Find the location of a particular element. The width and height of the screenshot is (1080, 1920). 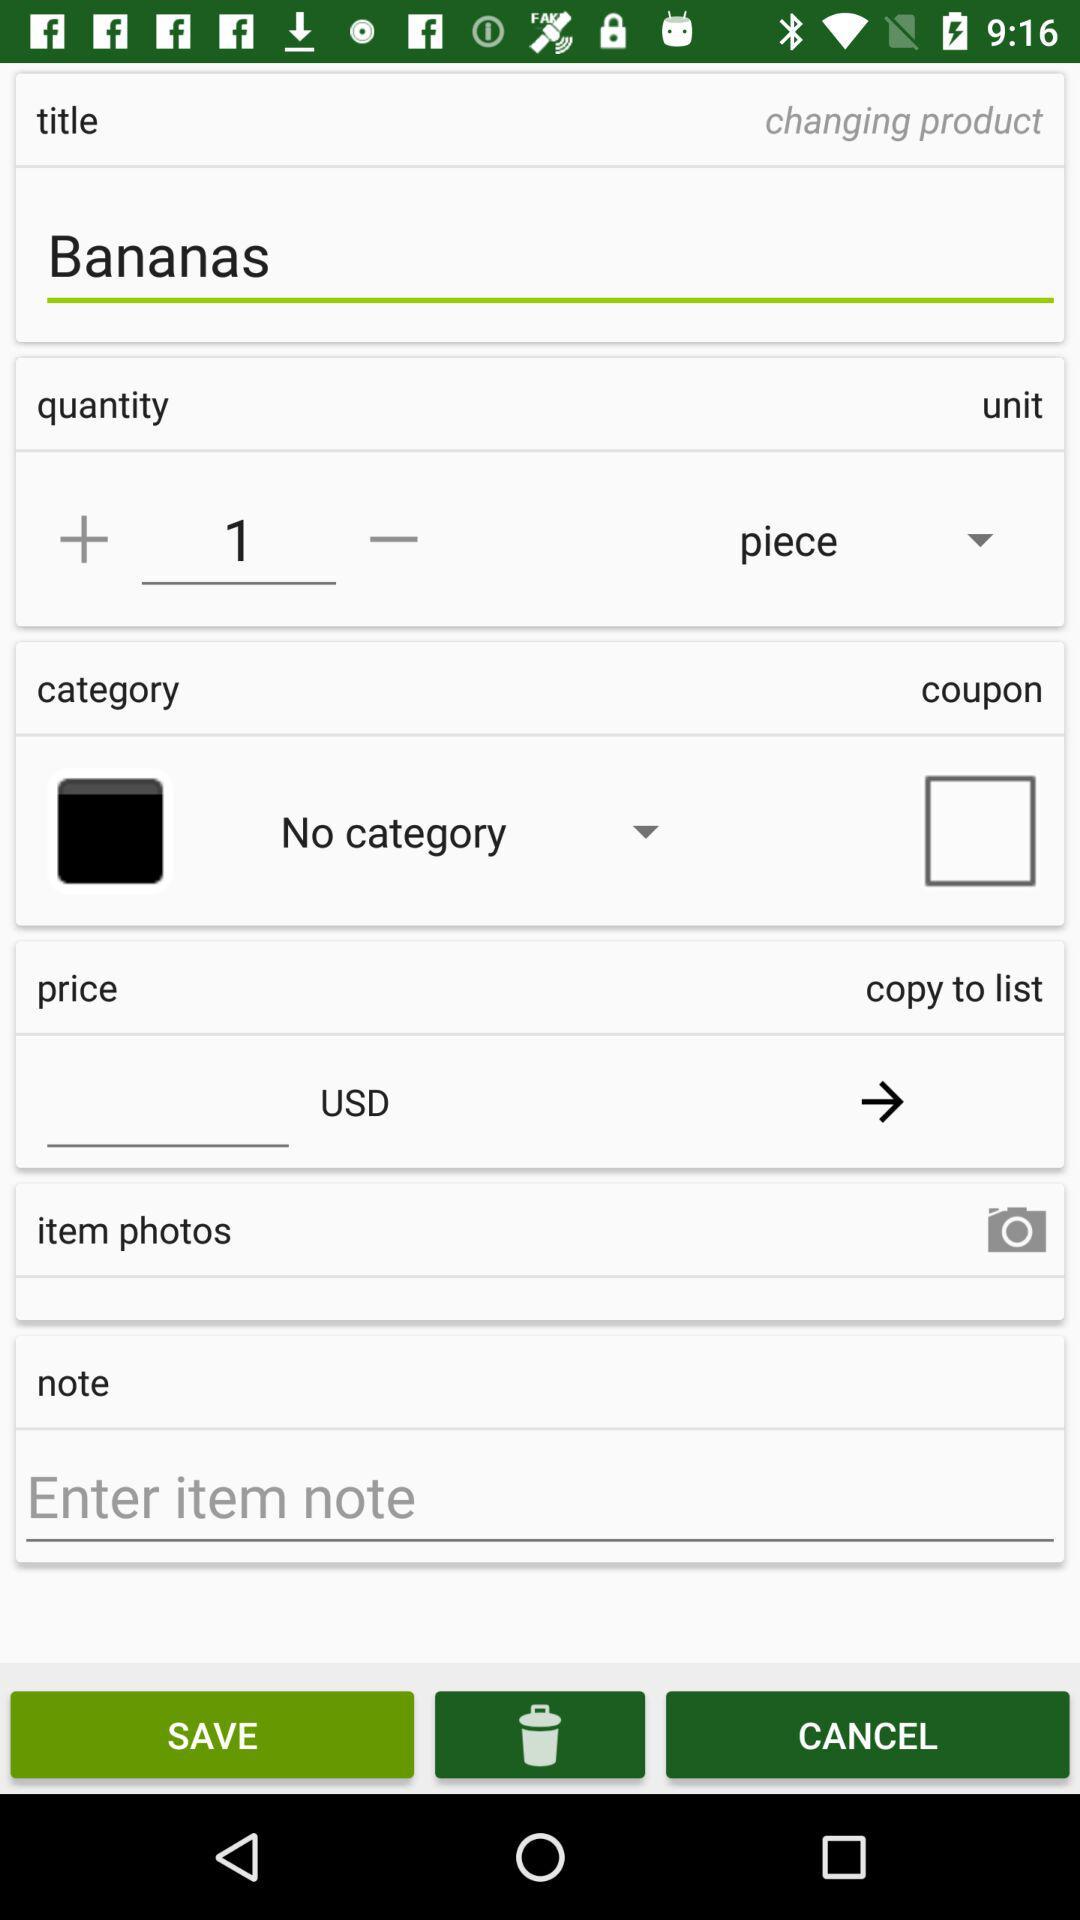

the bananas is located at coordinates (550, 253).